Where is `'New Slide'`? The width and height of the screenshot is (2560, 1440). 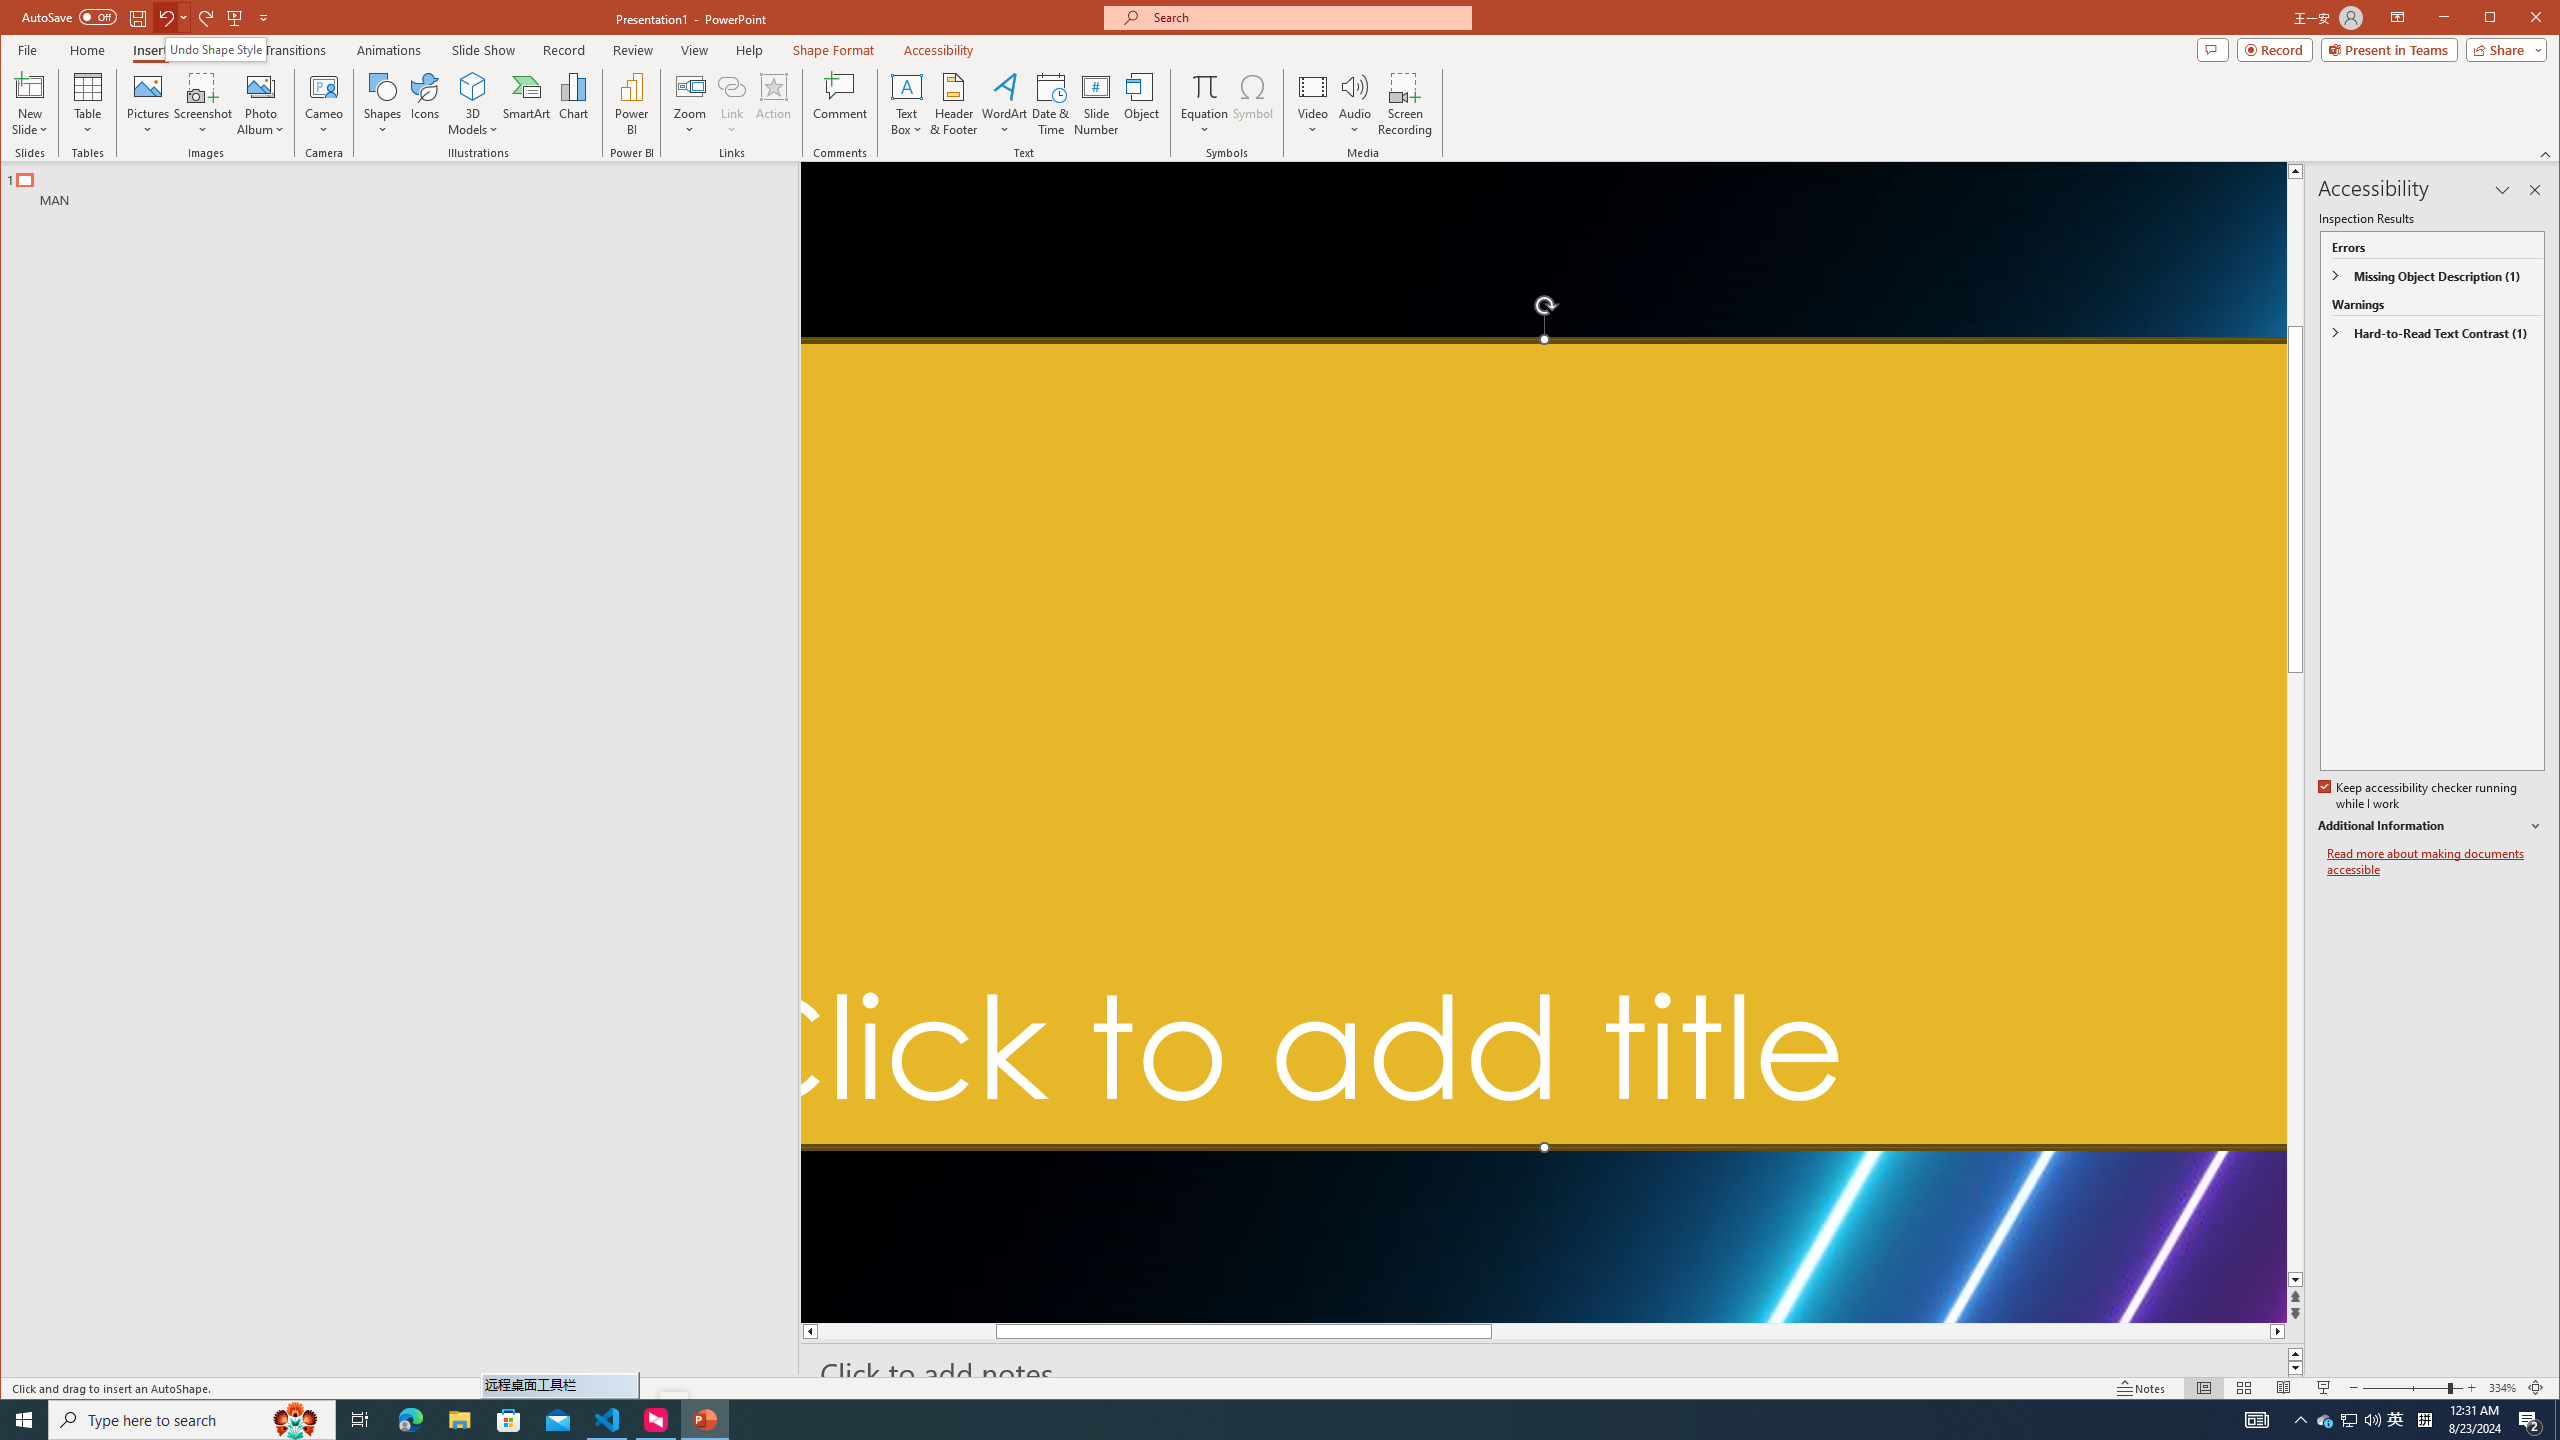
'New Slide' is located at coordinates (29, 103).